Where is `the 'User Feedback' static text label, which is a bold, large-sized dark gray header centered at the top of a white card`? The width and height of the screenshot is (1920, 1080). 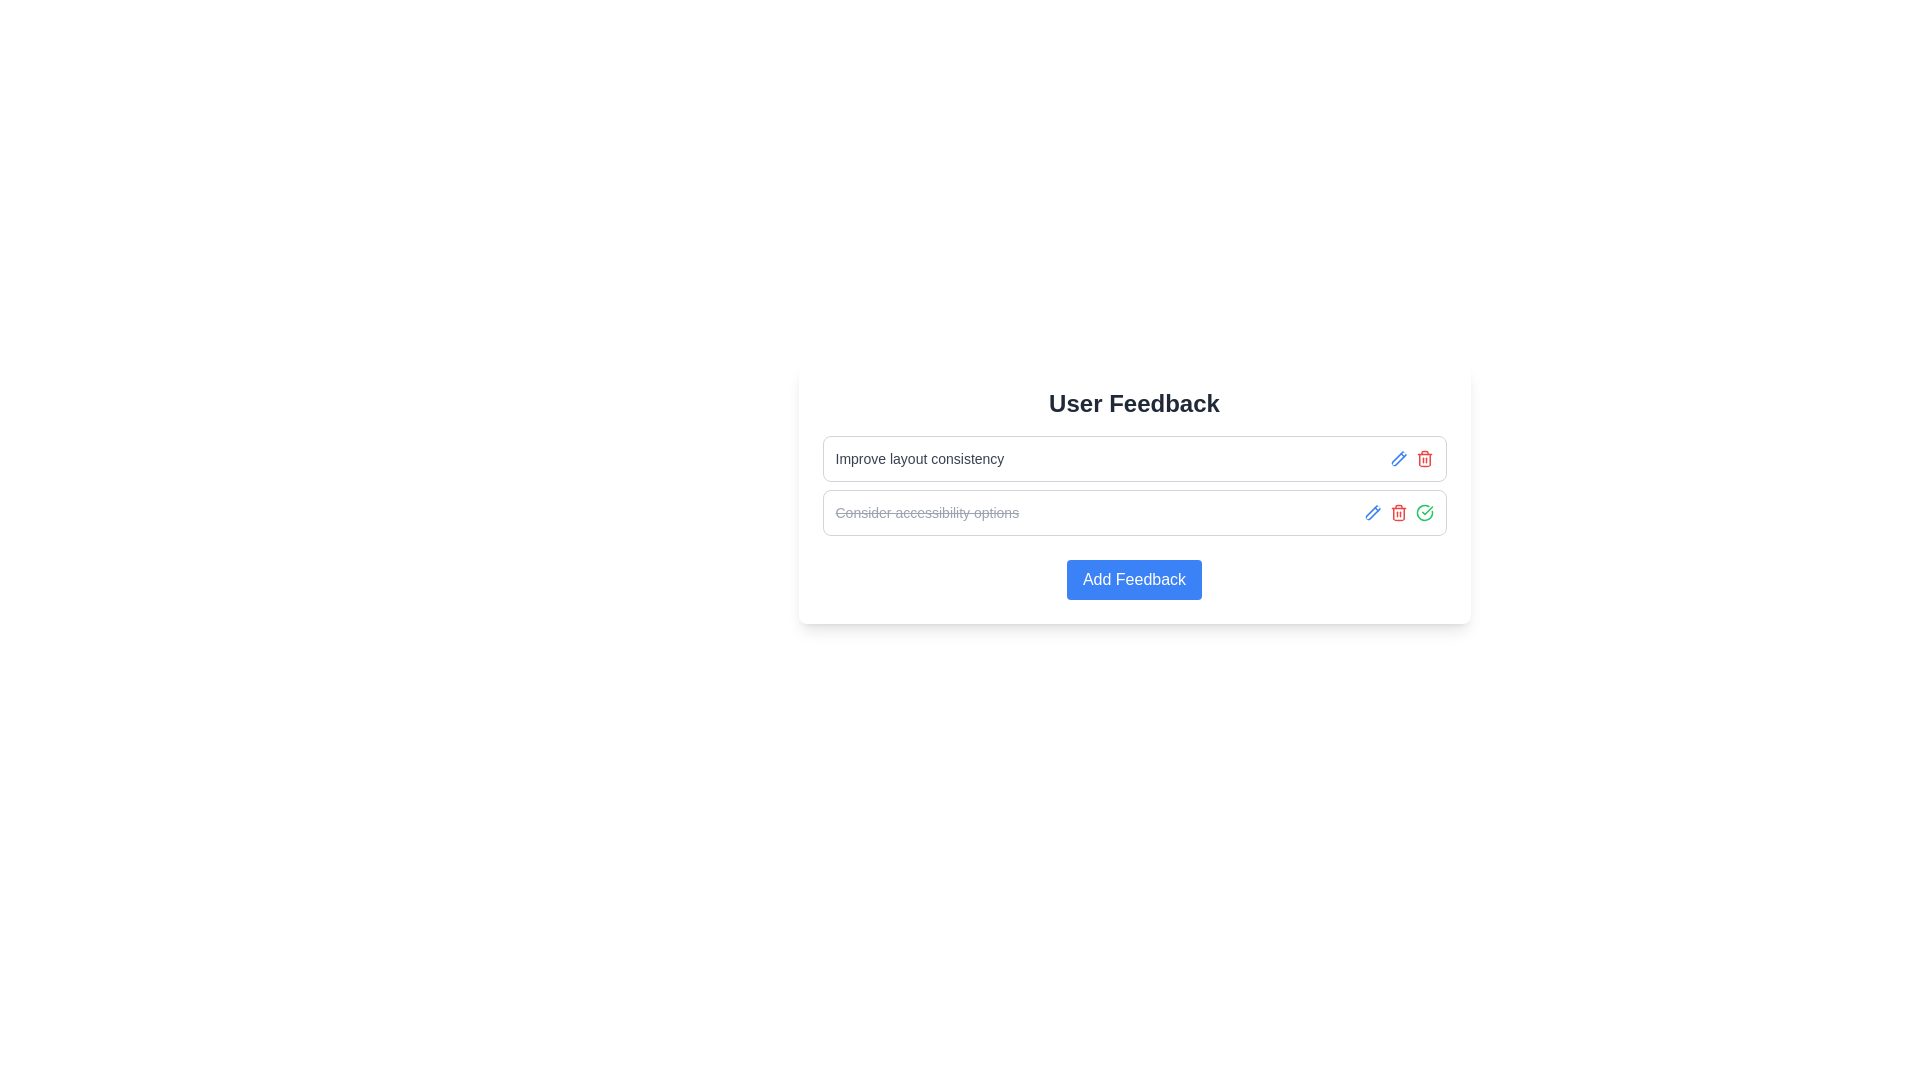
the 'User Feedback' static text label, which is a bold, large-sized dark gray header centered at the top of a white card is located at coordinates (1134, 404).